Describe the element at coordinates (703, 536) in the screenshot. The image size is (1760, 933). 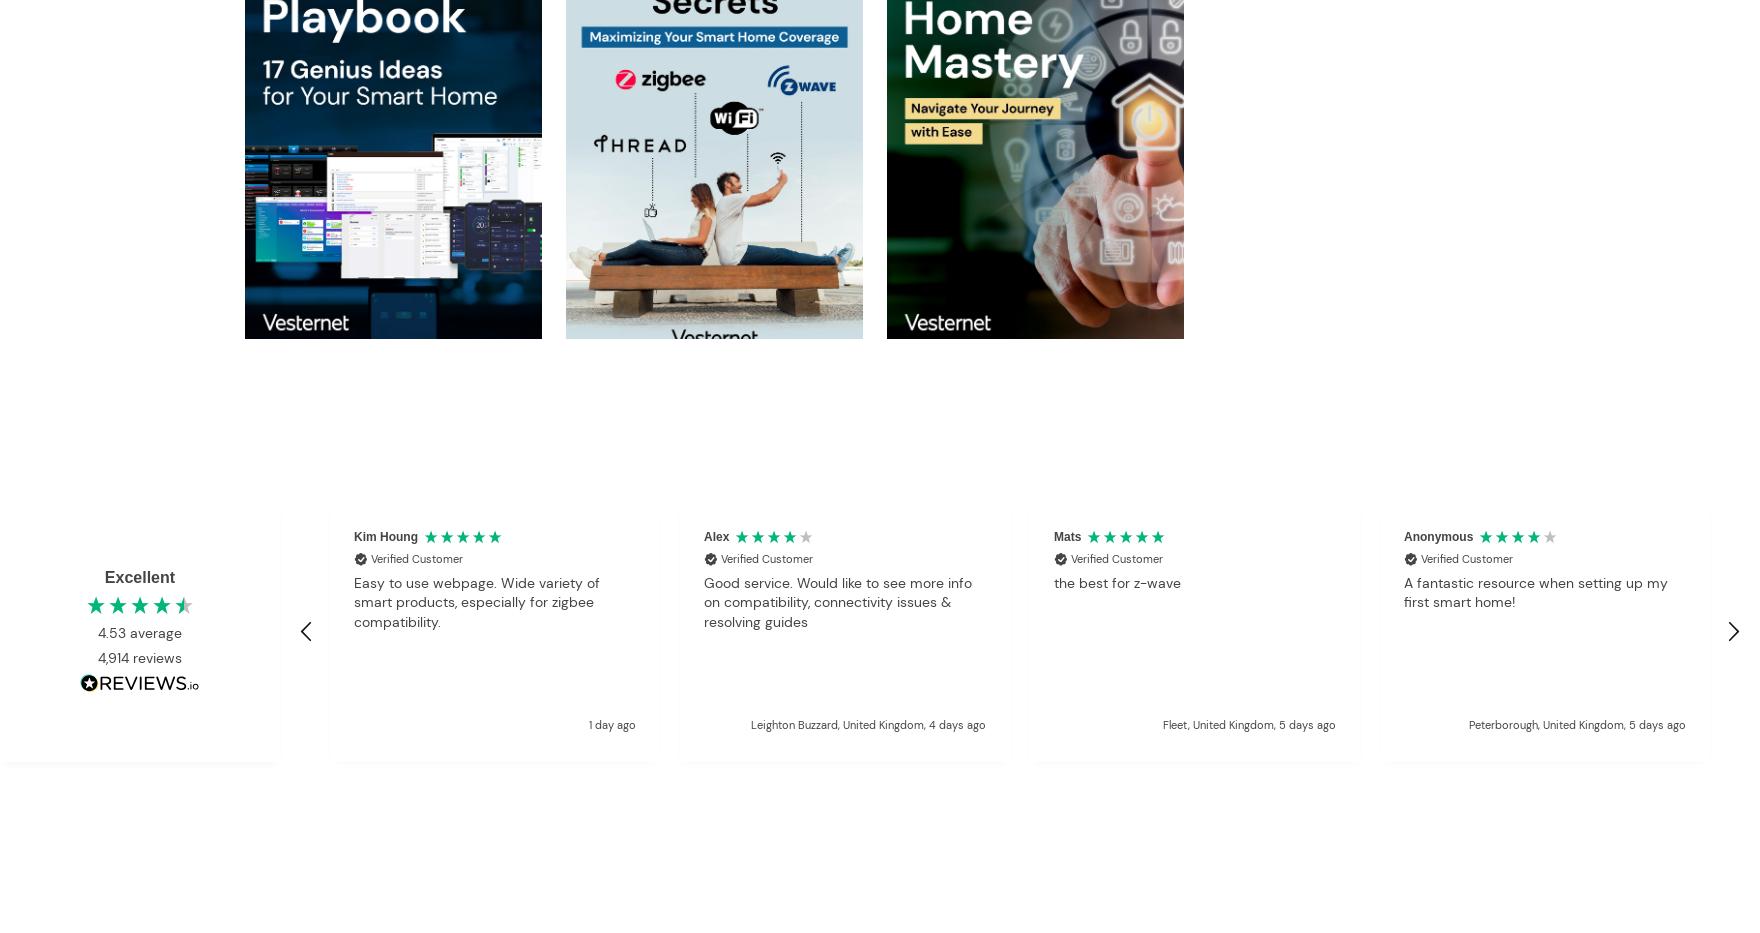
I see `'Alex'` at that location.